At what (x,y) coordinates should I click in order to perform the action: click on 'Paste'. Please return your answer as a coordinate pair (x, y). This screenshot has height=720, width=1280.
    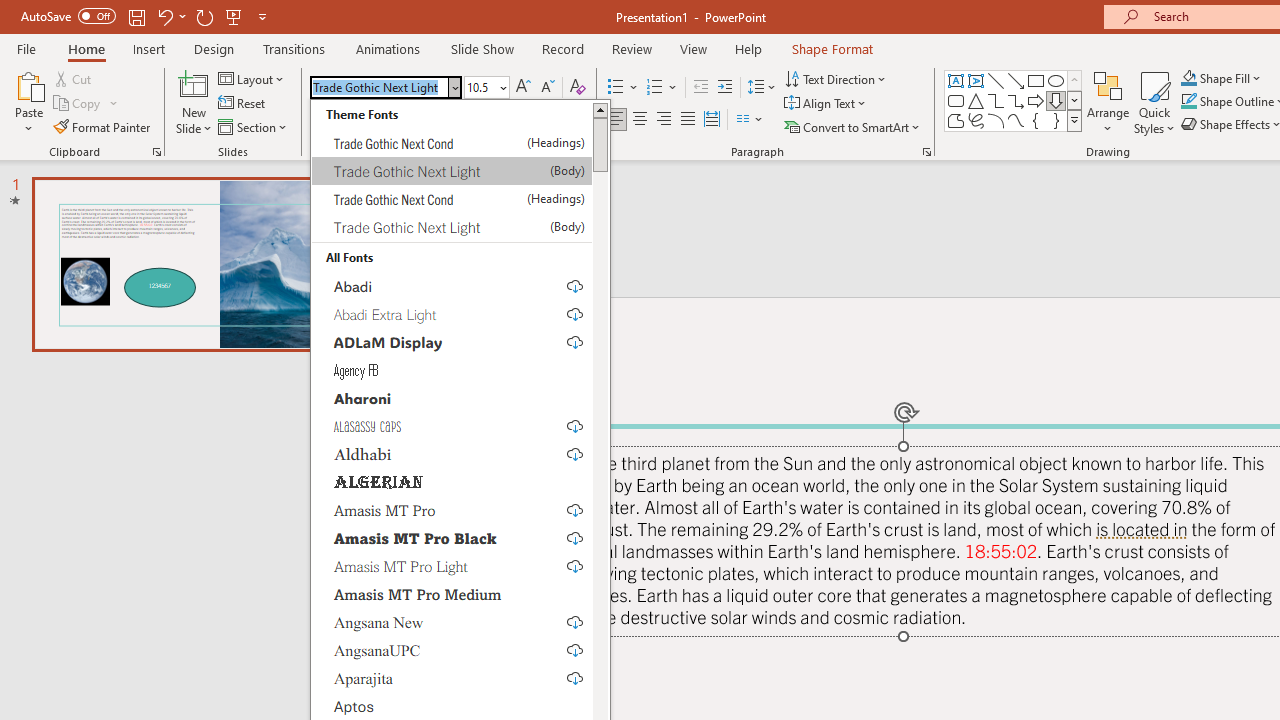
    Looking at the image, I should click on (28, 84).